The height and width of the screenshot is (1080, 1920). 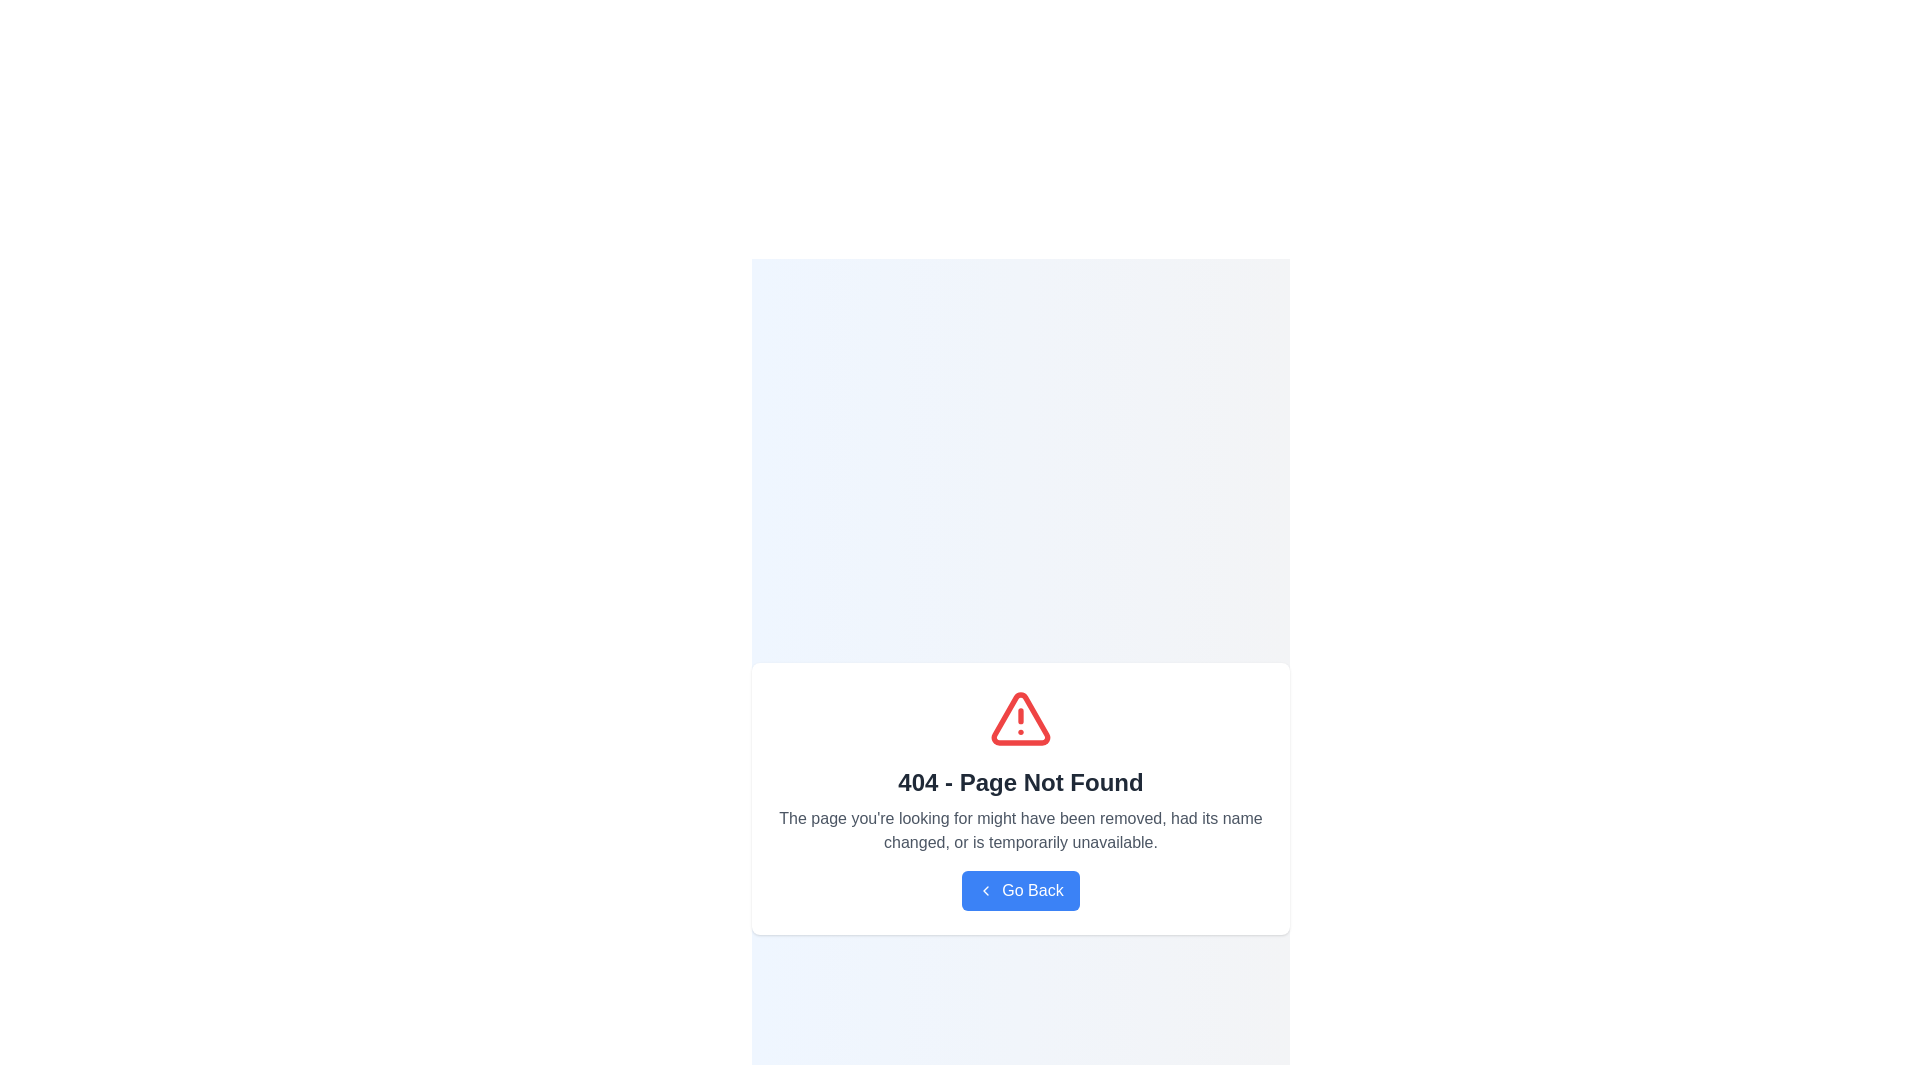 I want to click on the warning/error icon that visually represents a warning state and is located above the text '404 - Page Not Found', so click(x=1021, y=717).